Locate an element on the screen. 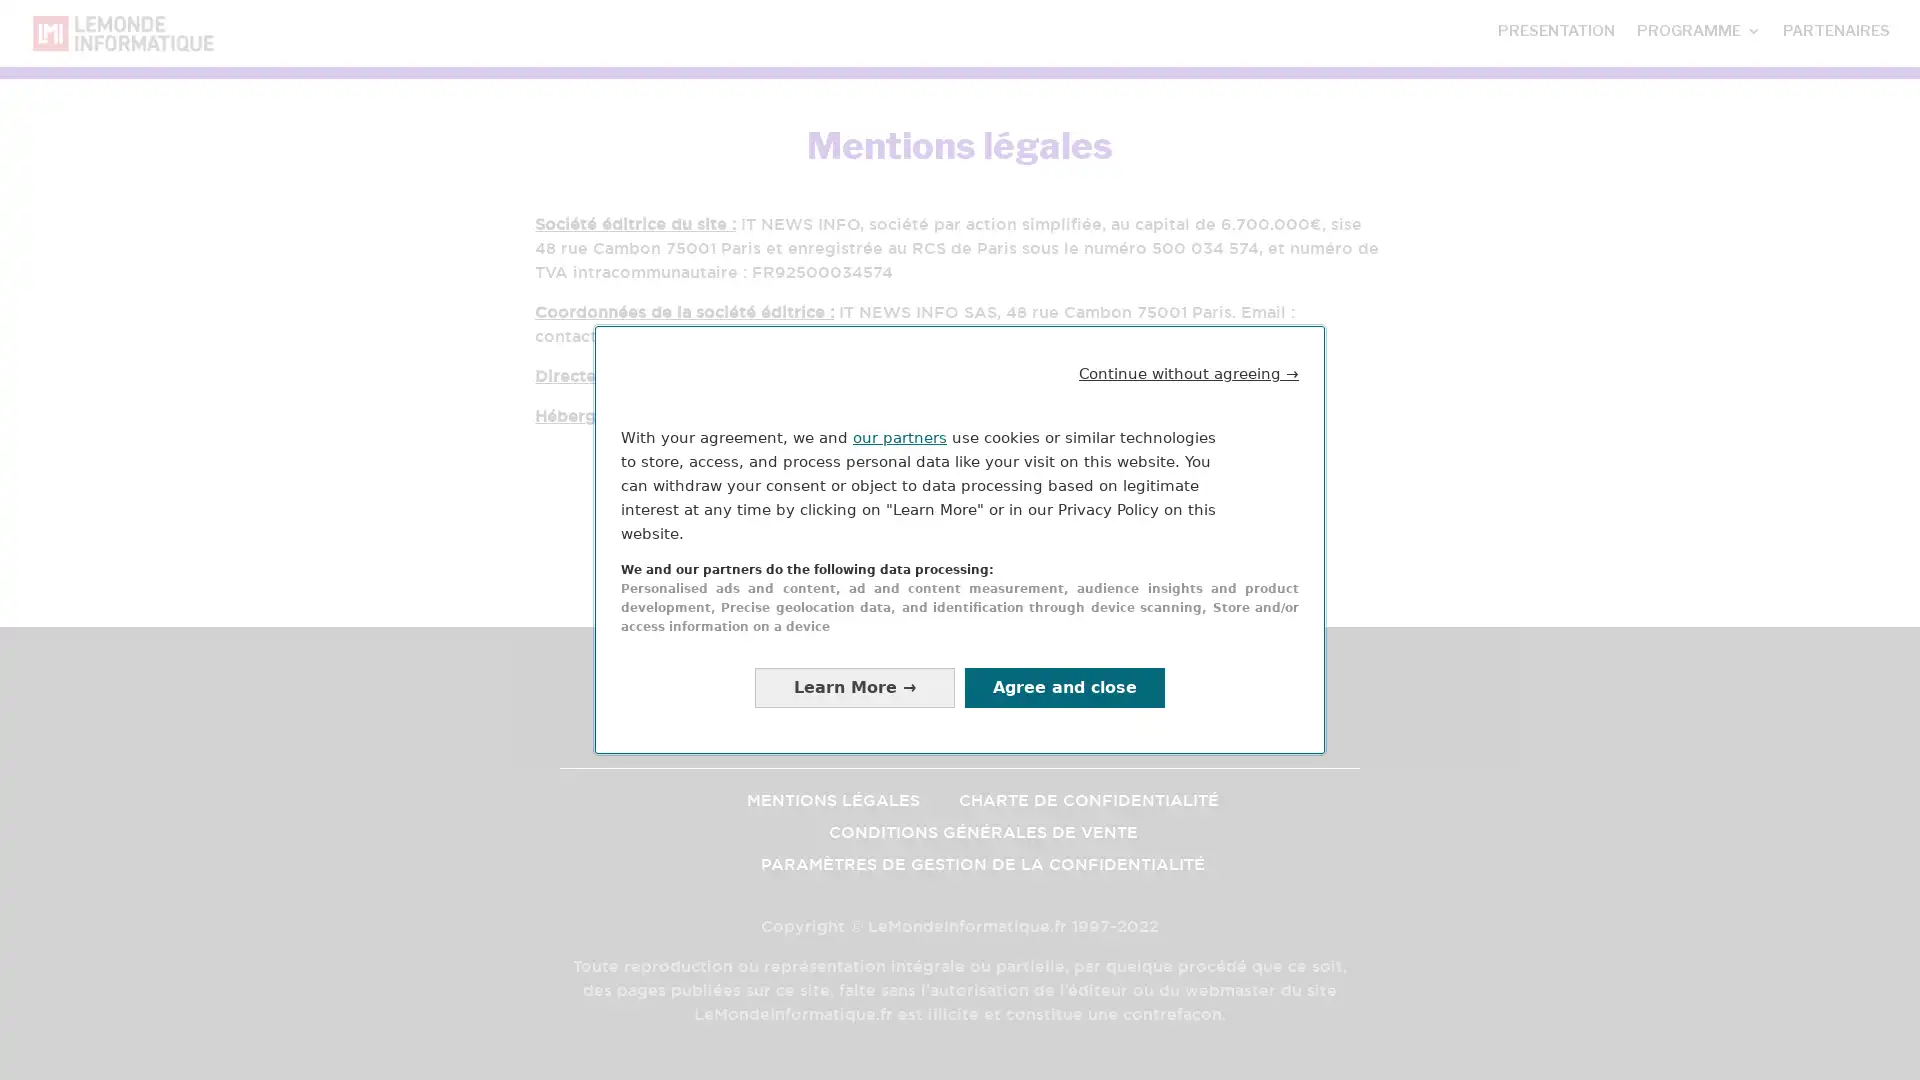 Image resolution: width=1920 pixels, height=1080 pixels. Agree to our data processing and close is located at coordinates (1064, 686).